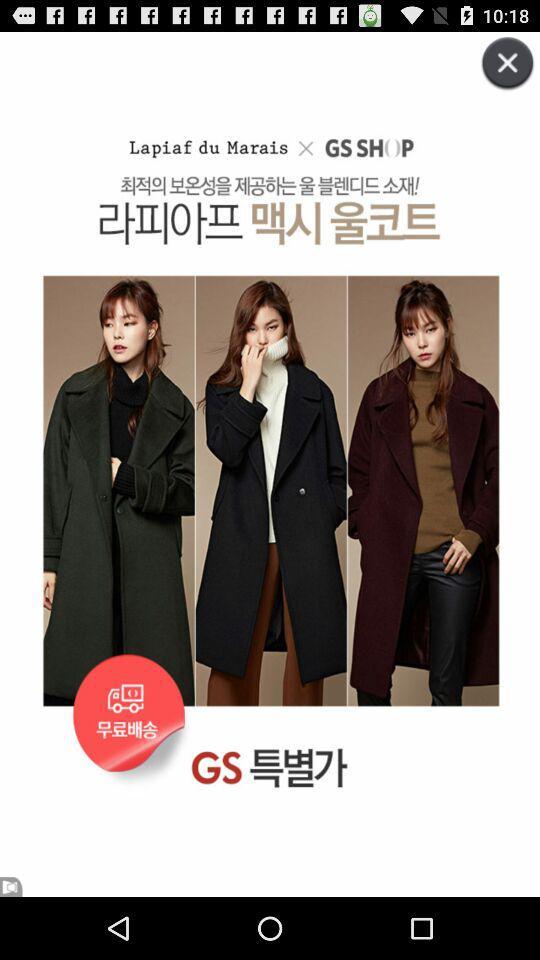 Image resolution: width=540 pixels, height=960 pixels. What do you see at coordinates (500, 74) in the screenshot?
I see `the close icon` at bounding box center [500, 74].